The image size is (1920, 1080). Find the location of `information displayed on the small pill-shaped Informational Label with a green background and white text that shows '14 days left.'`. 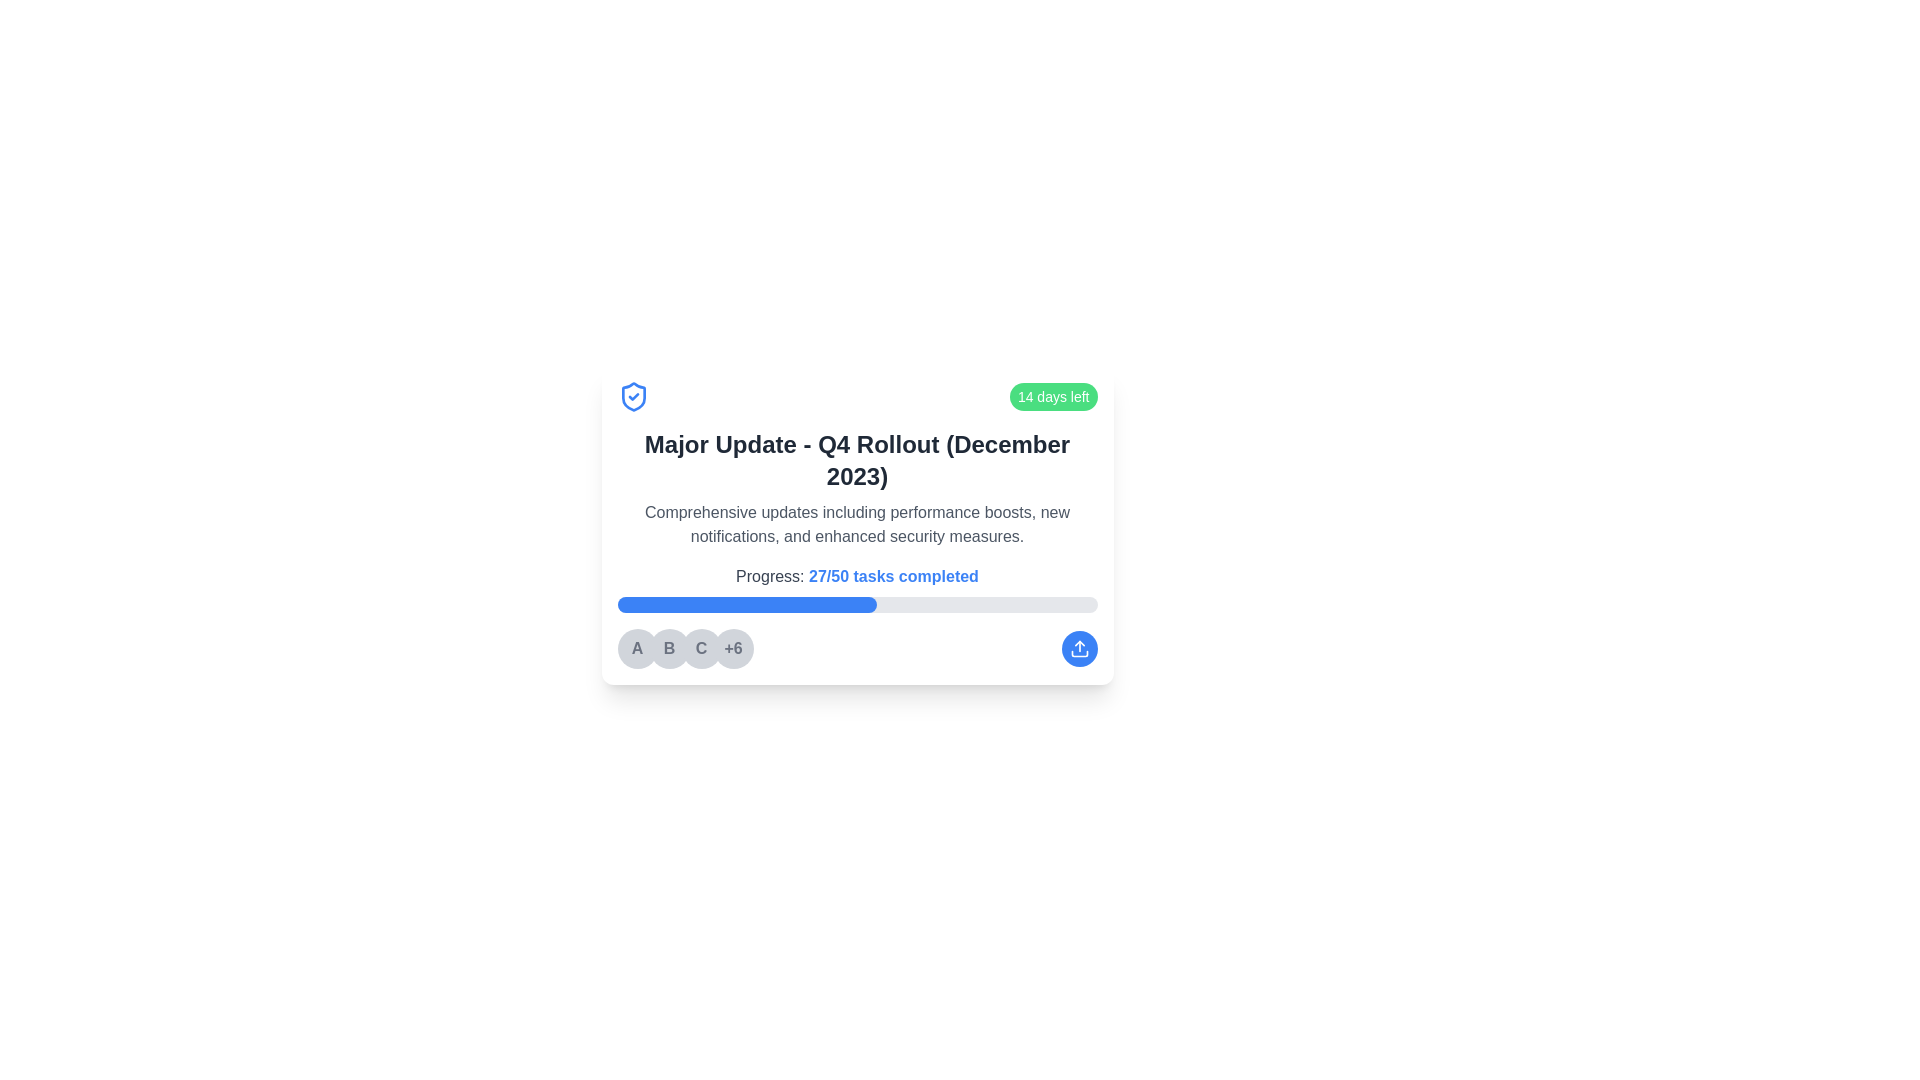

information displayed on the small pill-shaped Informational Label with a green background and white text that shows '14 days left.' is located at coordinates (1052, 397).